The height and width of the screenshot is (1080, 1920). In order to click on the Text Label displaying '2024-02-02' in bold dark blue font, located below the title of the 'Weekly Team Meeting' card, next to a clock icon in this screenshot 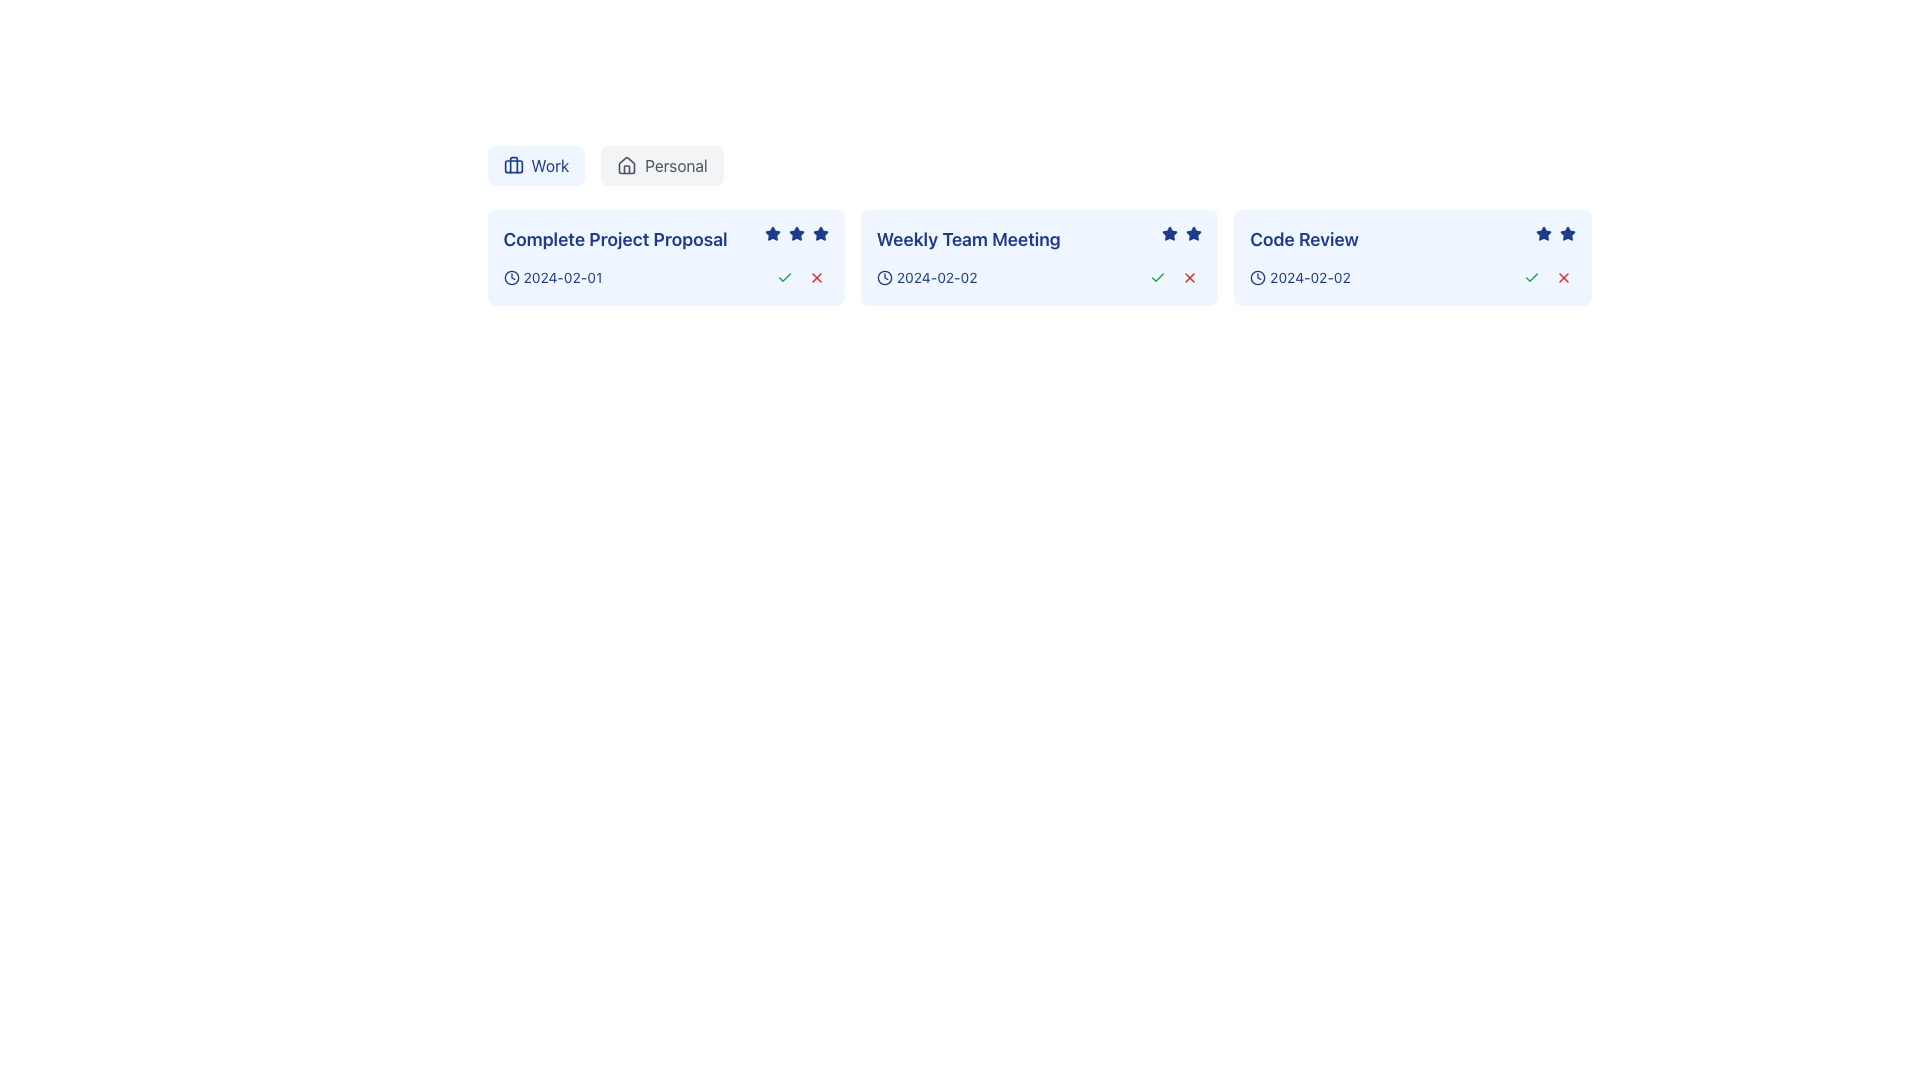, I will do `click(936, 277)`.